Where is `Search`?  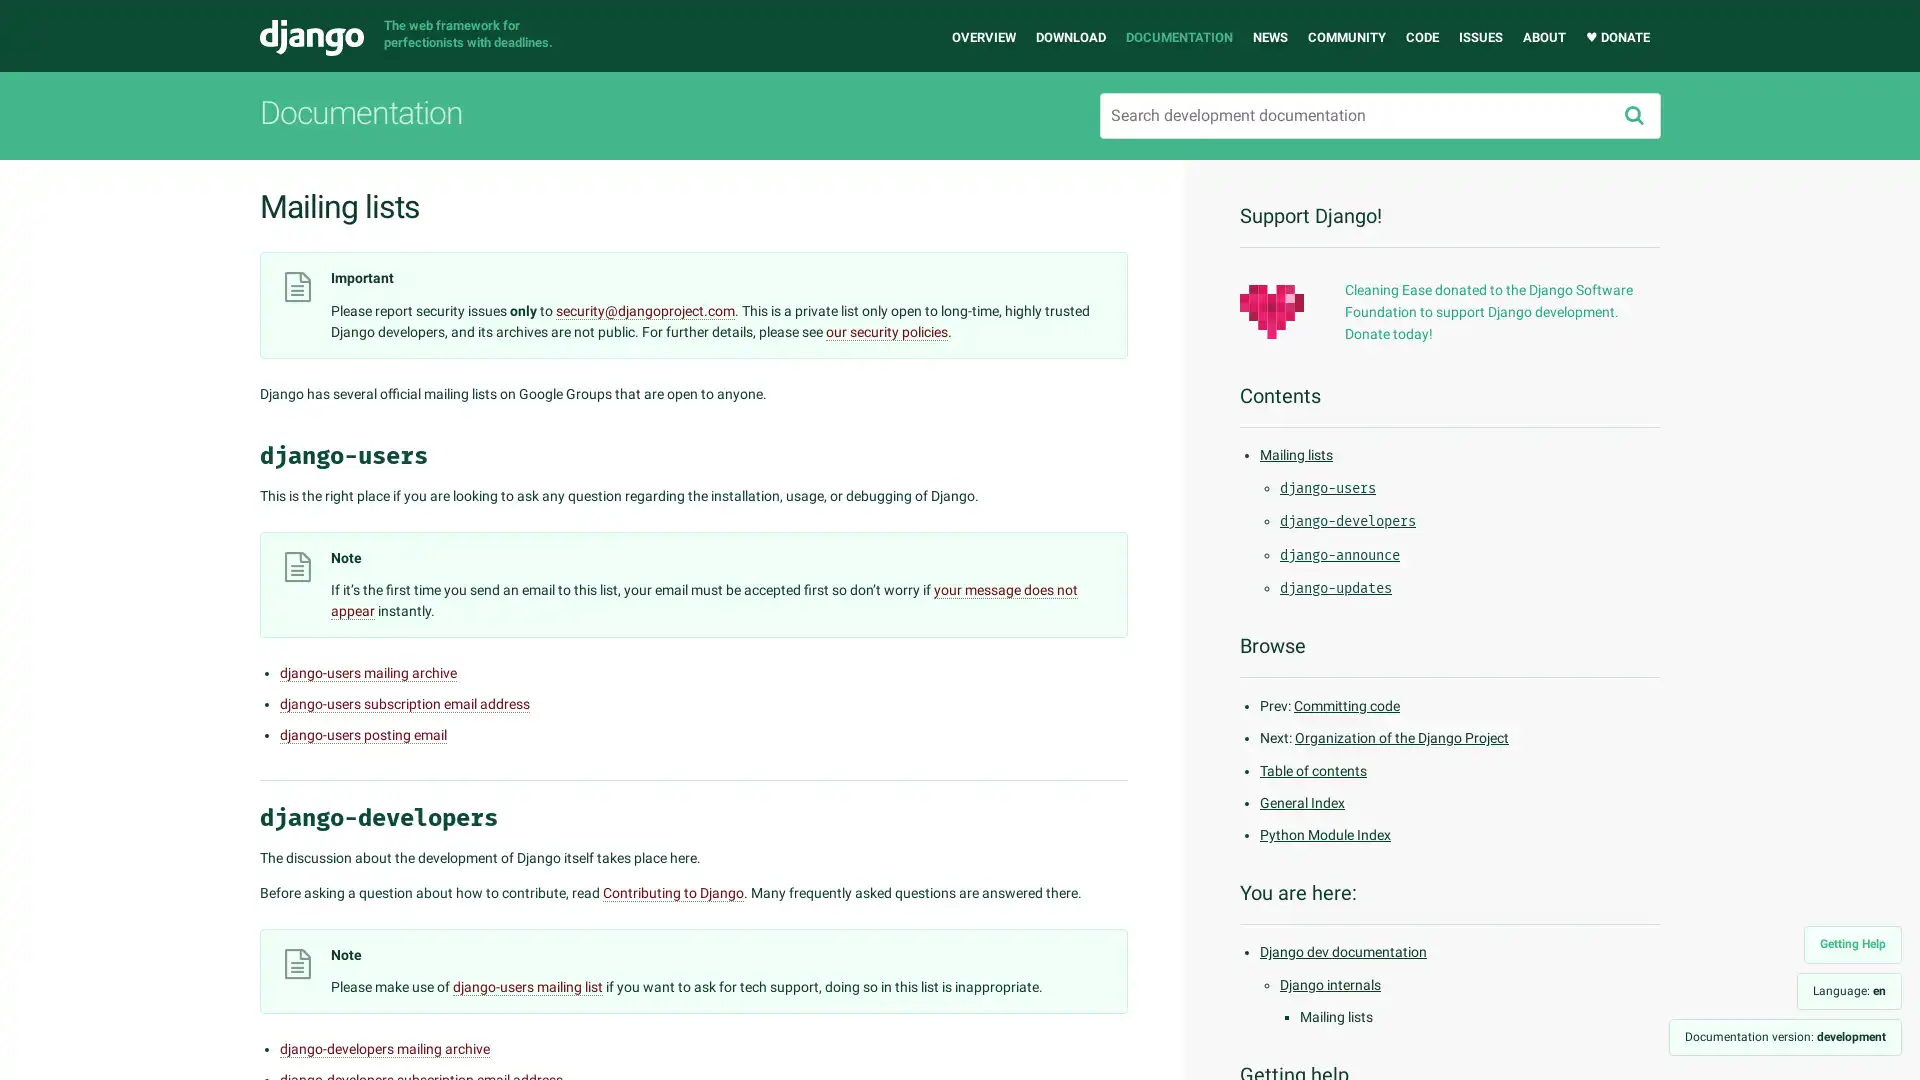
Search is located at coordinates (1633, 115).